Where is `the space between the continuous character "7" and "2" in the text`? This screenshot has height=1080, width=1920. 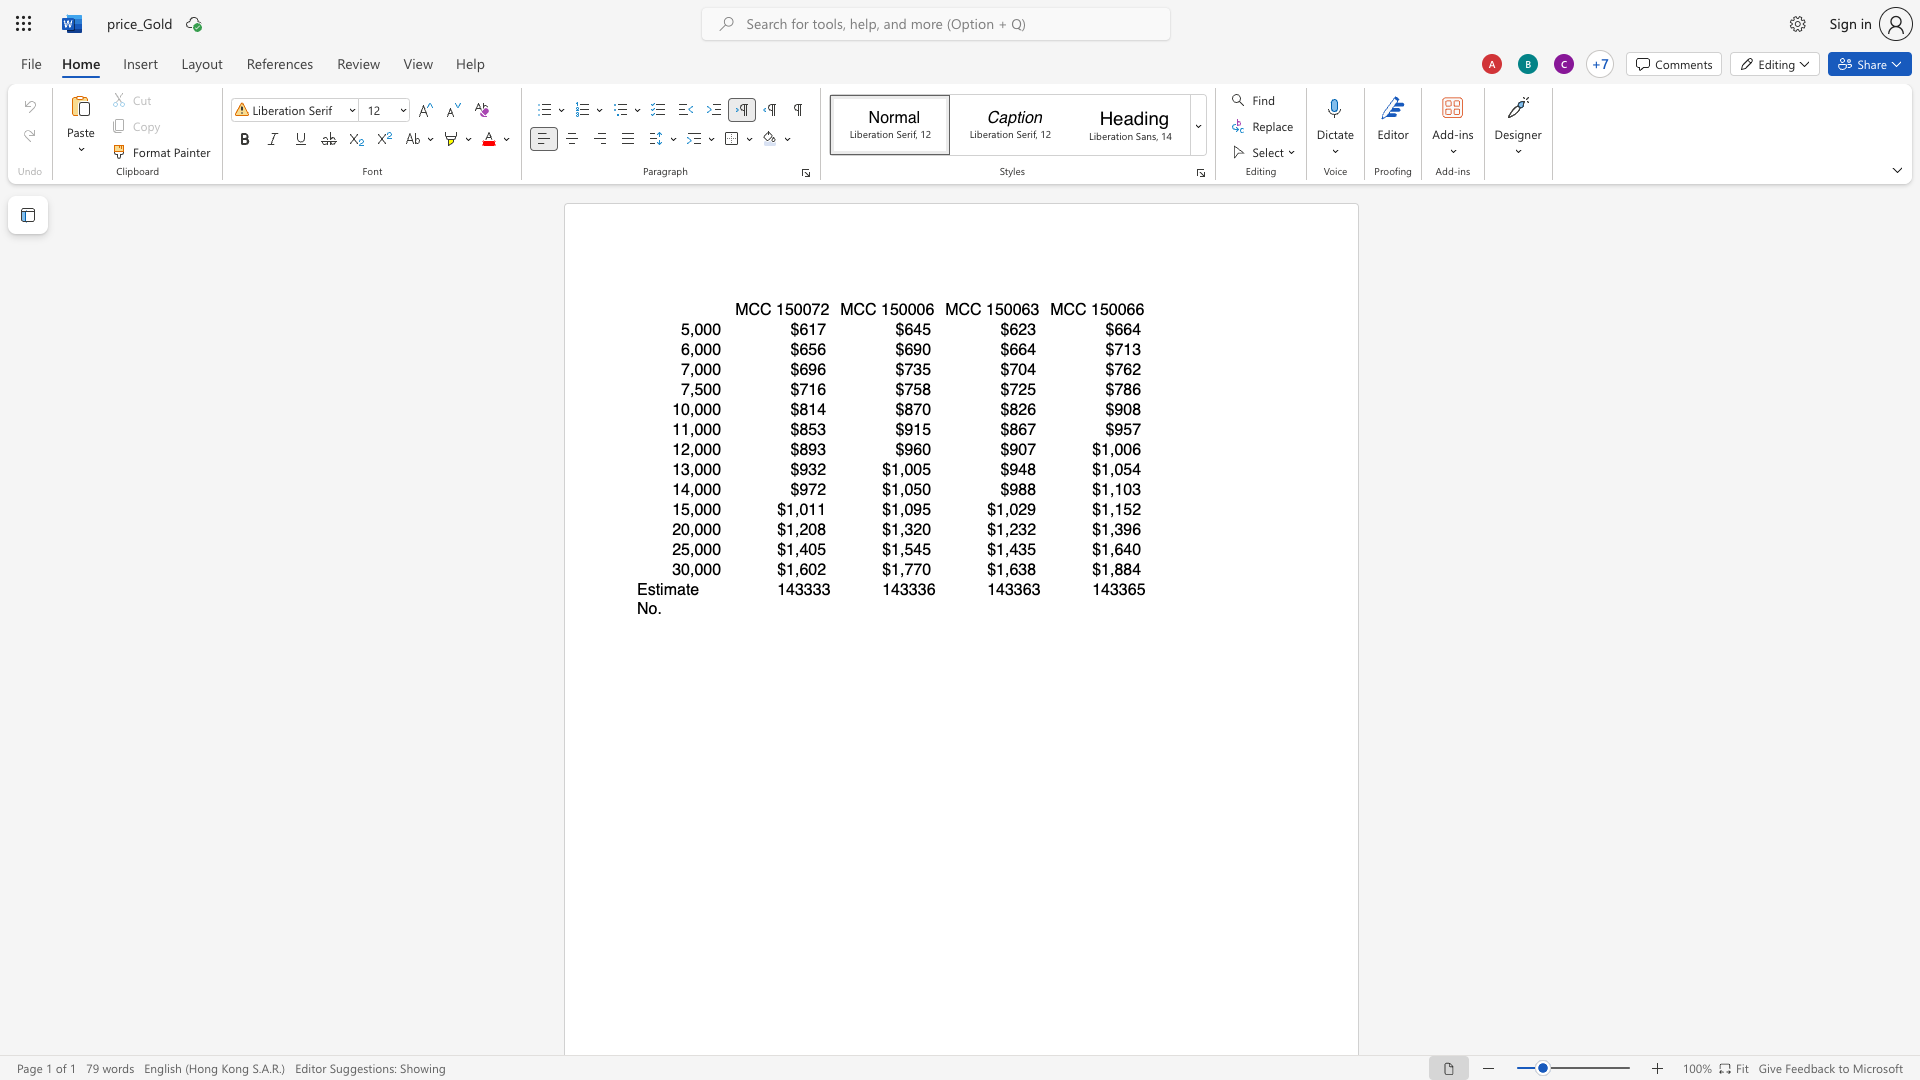
the space between the continuous character "7" and "2" in the text is located at coordinates (820, 309).